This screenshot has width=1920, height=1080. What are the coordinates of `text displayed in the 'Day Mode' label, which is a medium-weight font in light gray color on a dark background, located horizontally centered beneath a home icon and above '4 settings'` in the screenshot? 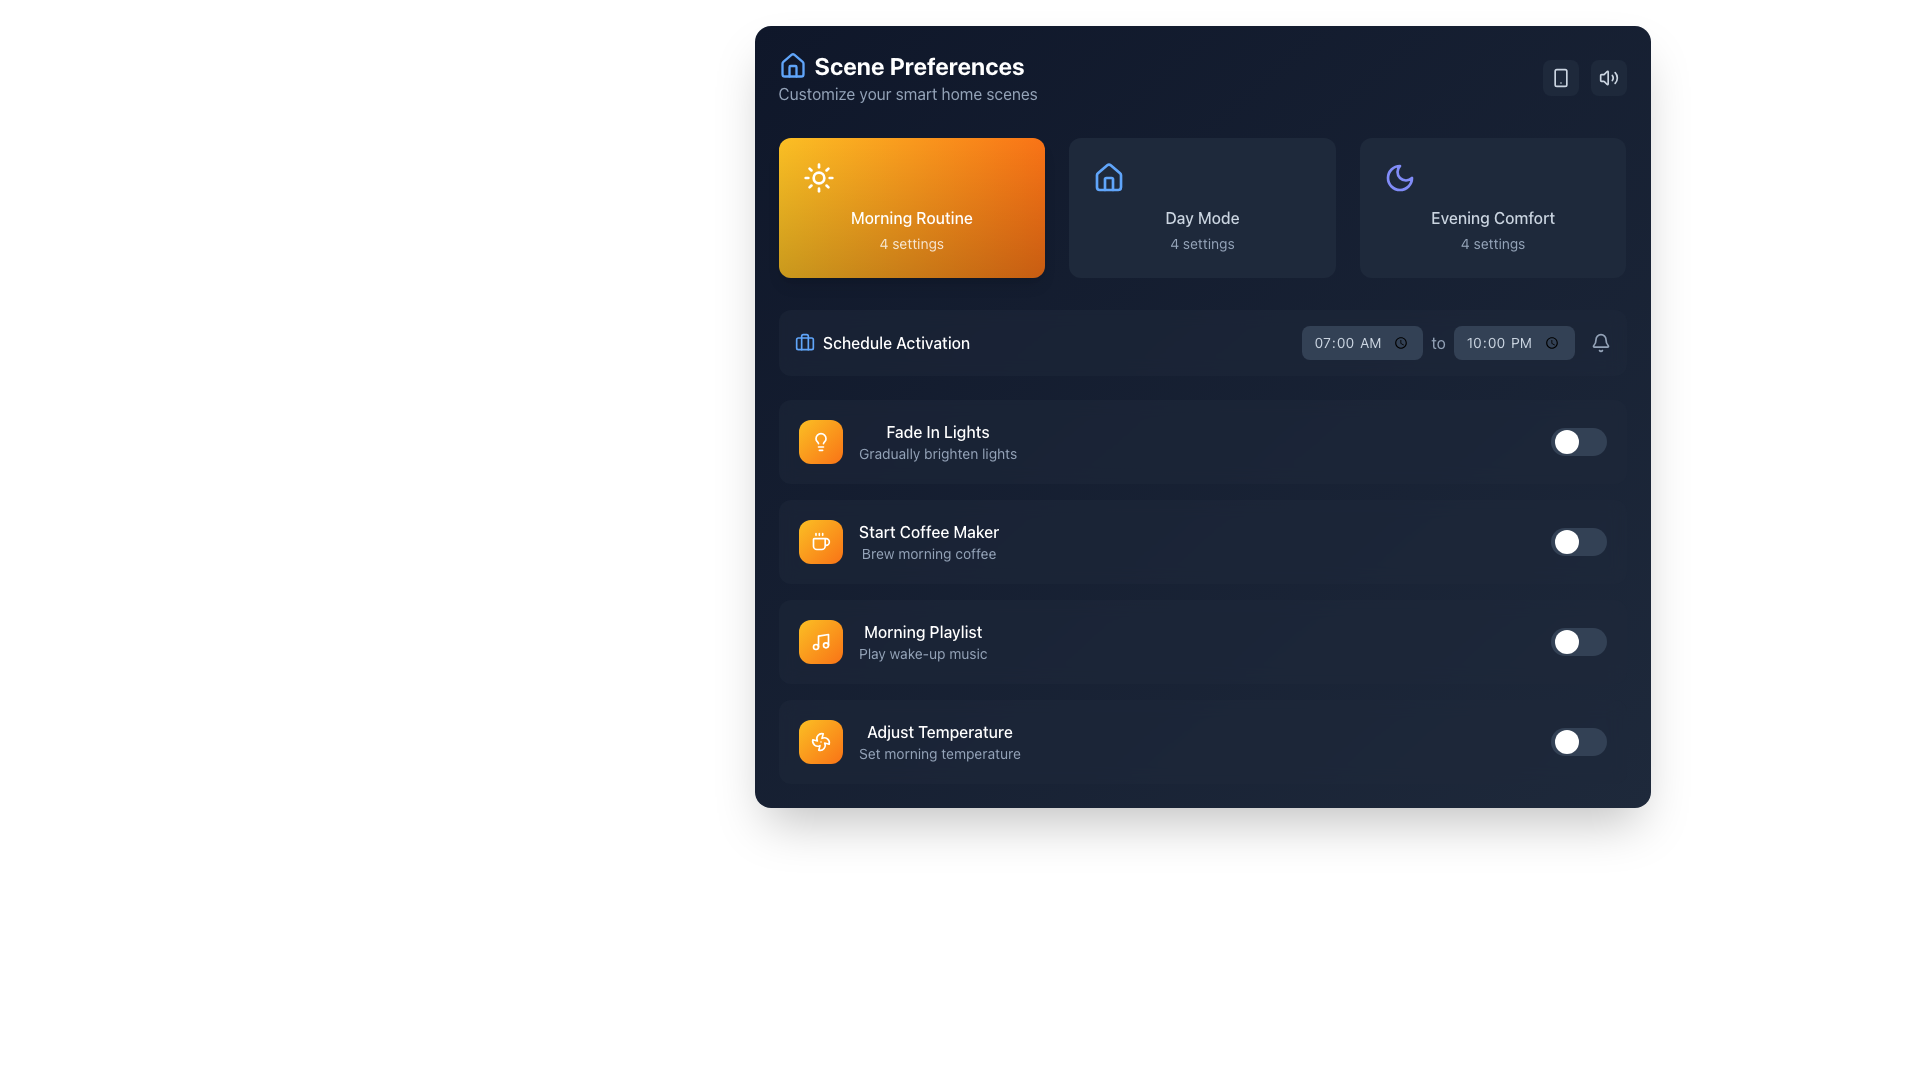 It's located at (1201, 218).